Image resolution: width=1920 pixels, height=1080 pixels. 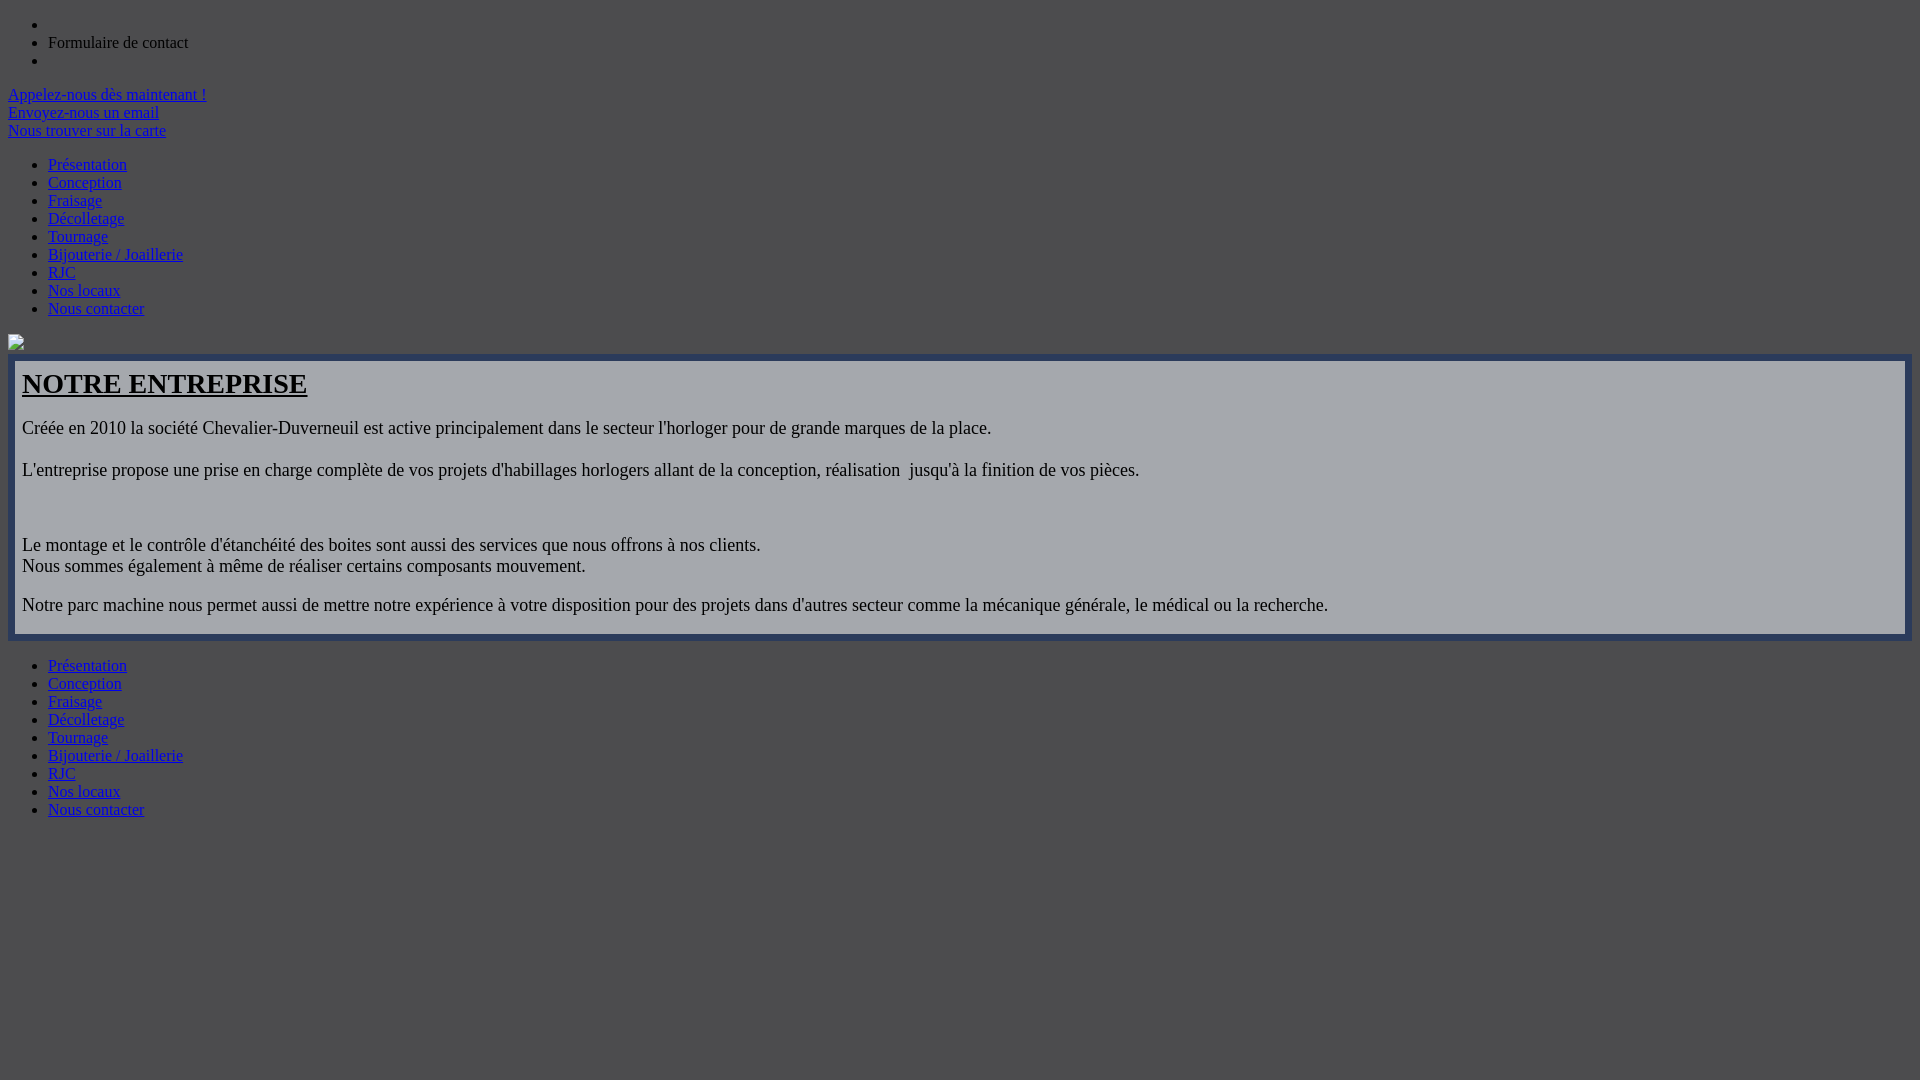 What do you see at coordinates (114, 755) in the screenshot?
I see `'Bijouterie / Joaillerie'` at bounding box center [114, 755].